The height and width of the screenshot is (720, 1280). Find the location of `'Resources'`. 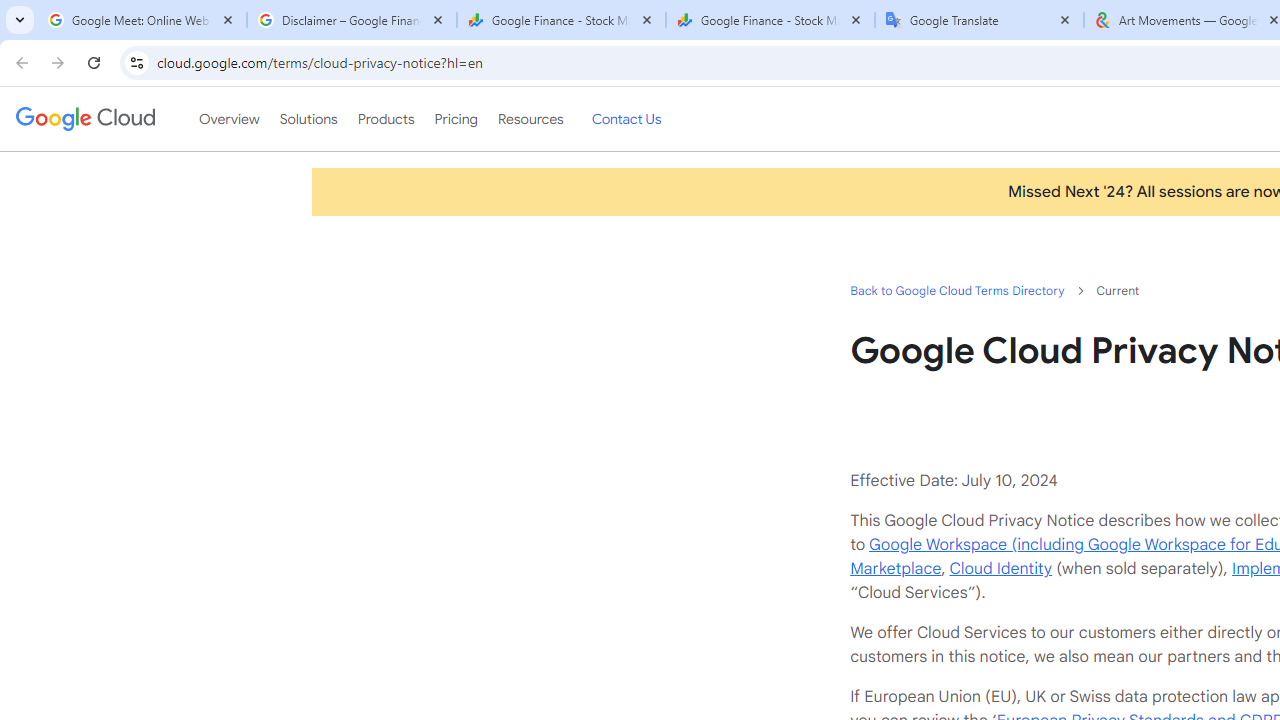

'Resources' is located at coordinates (530, 119).